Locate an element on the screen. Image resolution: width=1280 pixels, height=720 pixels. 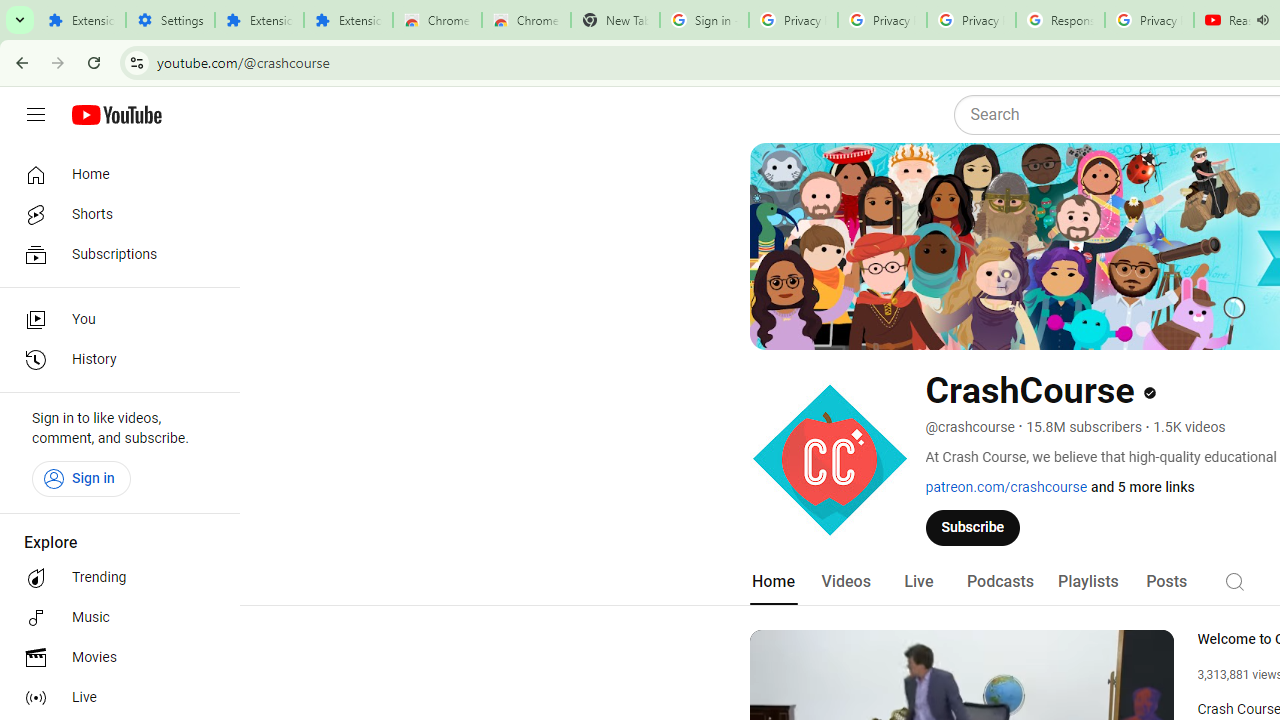
'New Tab' is located at coordinates (614, 20).